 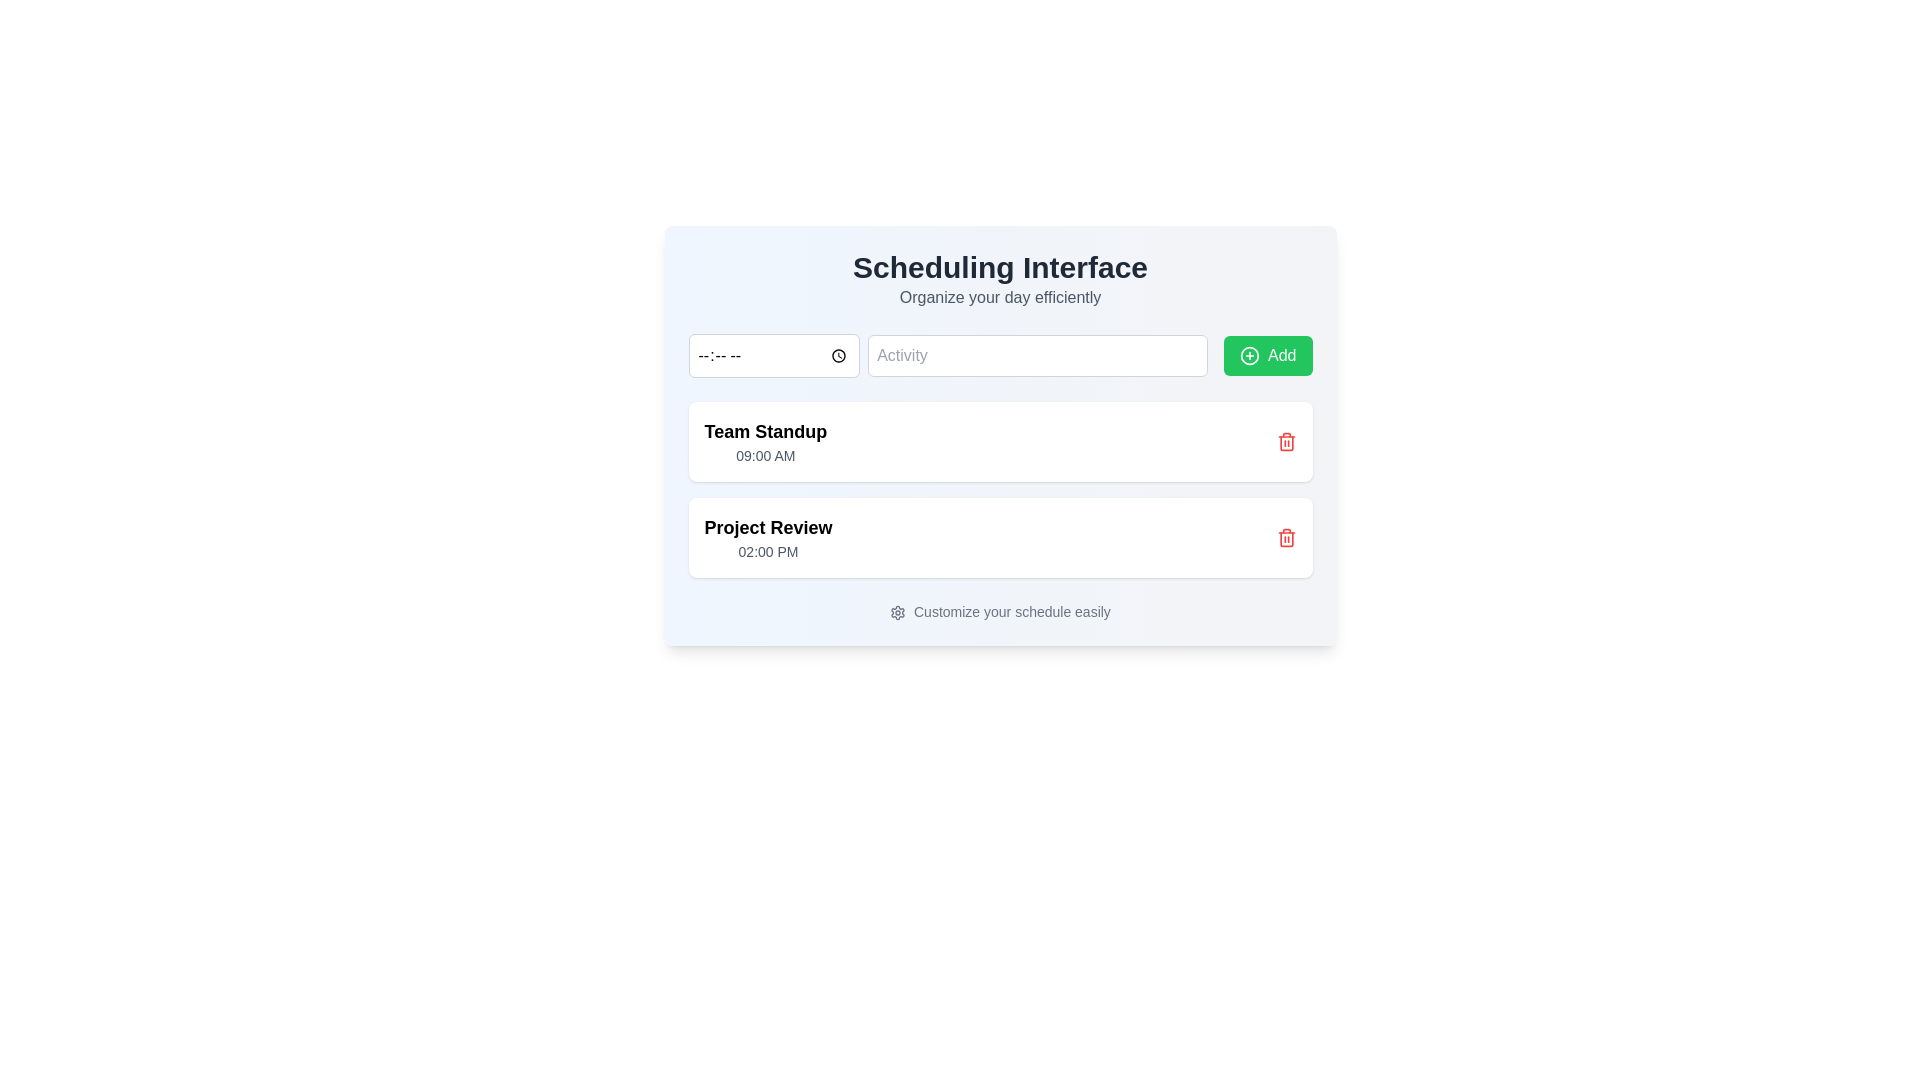 I want to click on the text label displaying '02:00 PM', which is located directly below the 'Project Review' label in the event list, so click(x=767, y=551).